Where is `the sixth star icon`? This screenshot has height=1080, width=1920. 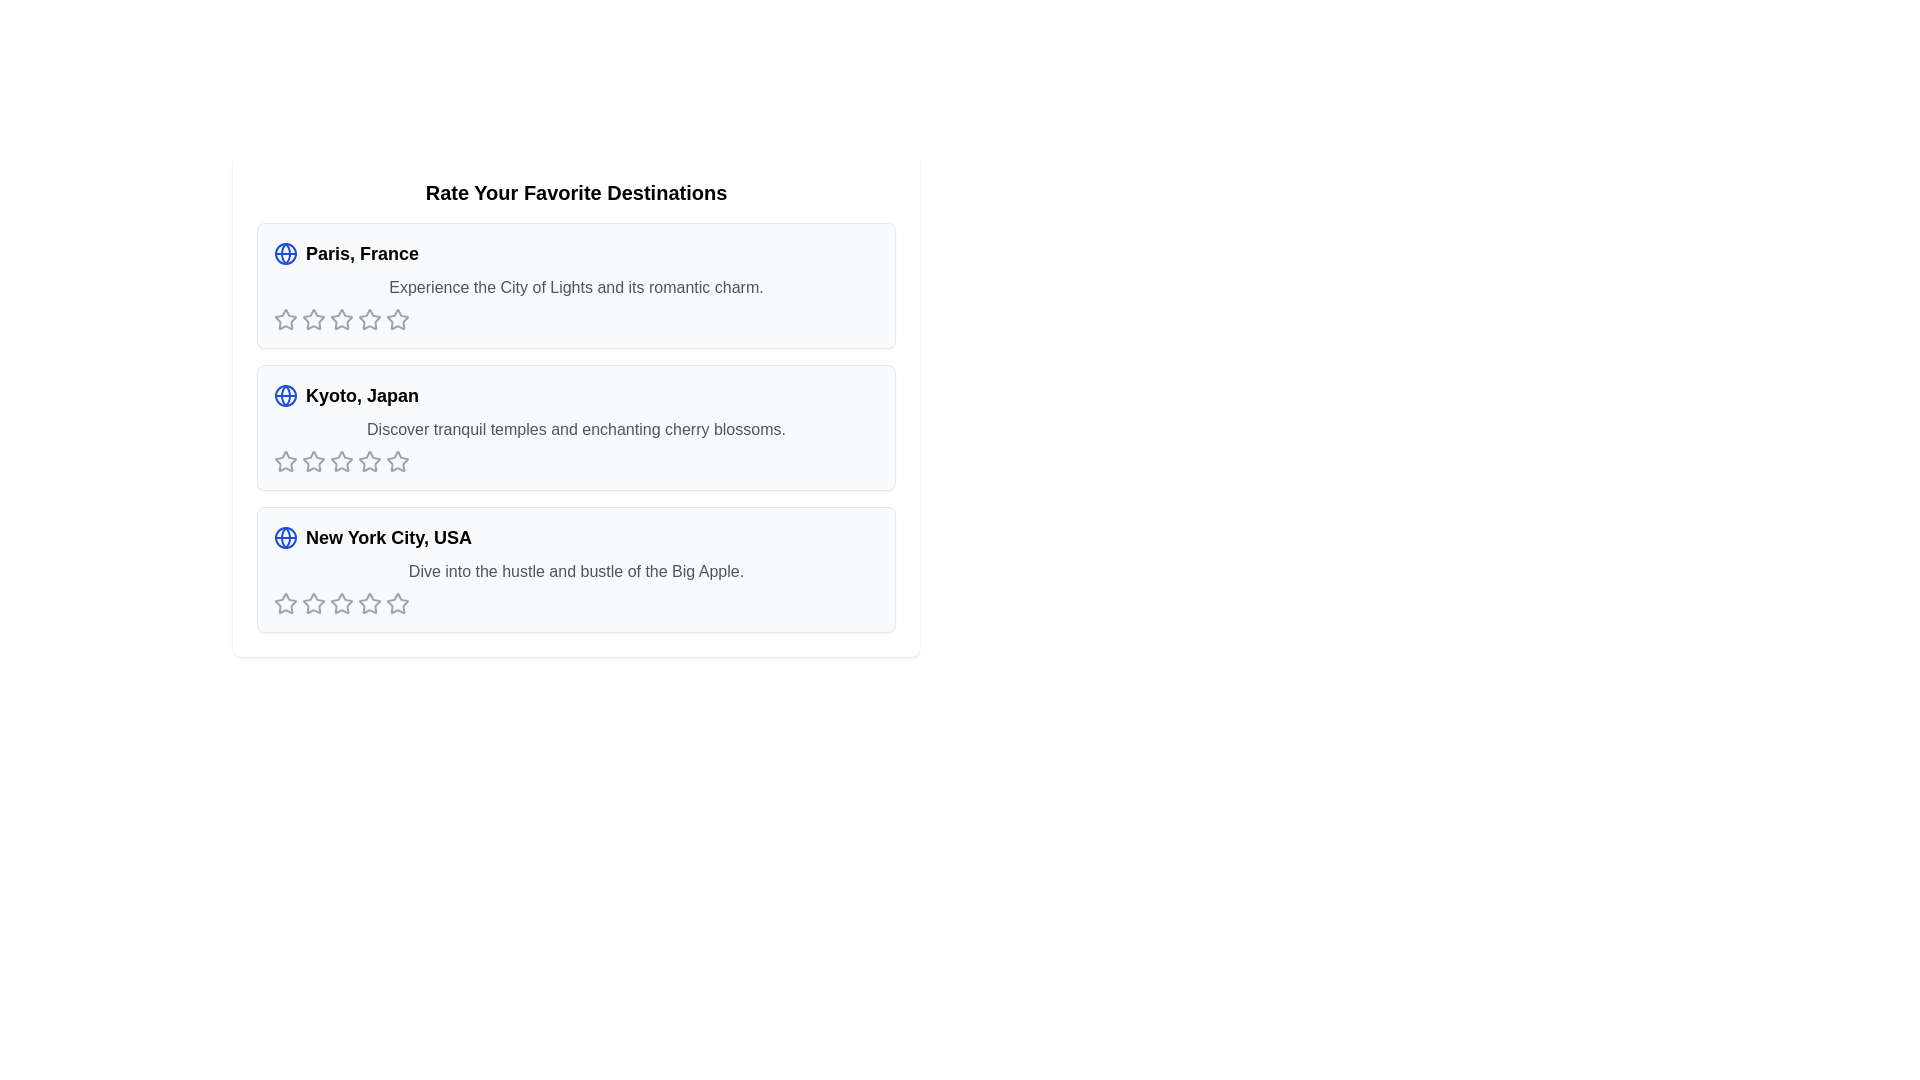
the sixth star icon is located at coordinates (369, 319).